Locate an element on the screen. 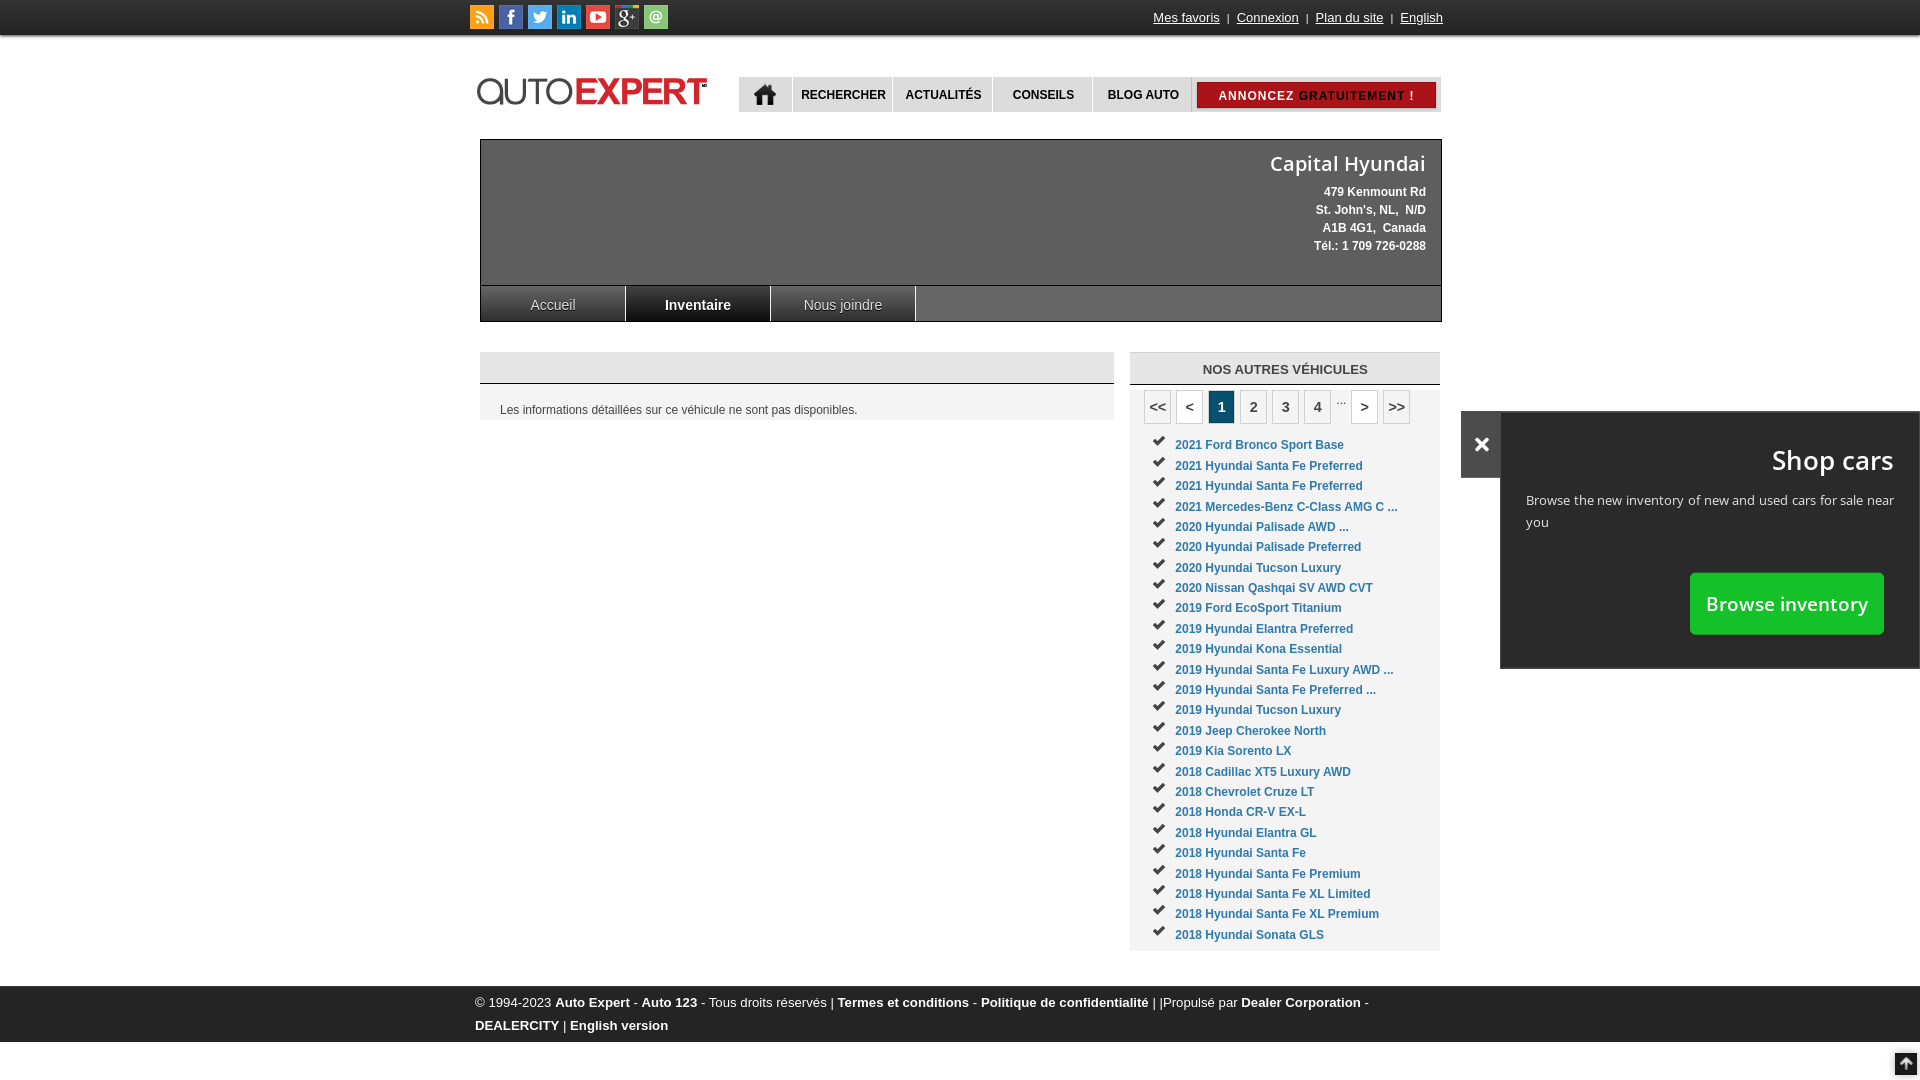  'ANNONCEZ GRATUITEMENT !' is located at coordinates (1315, 95).